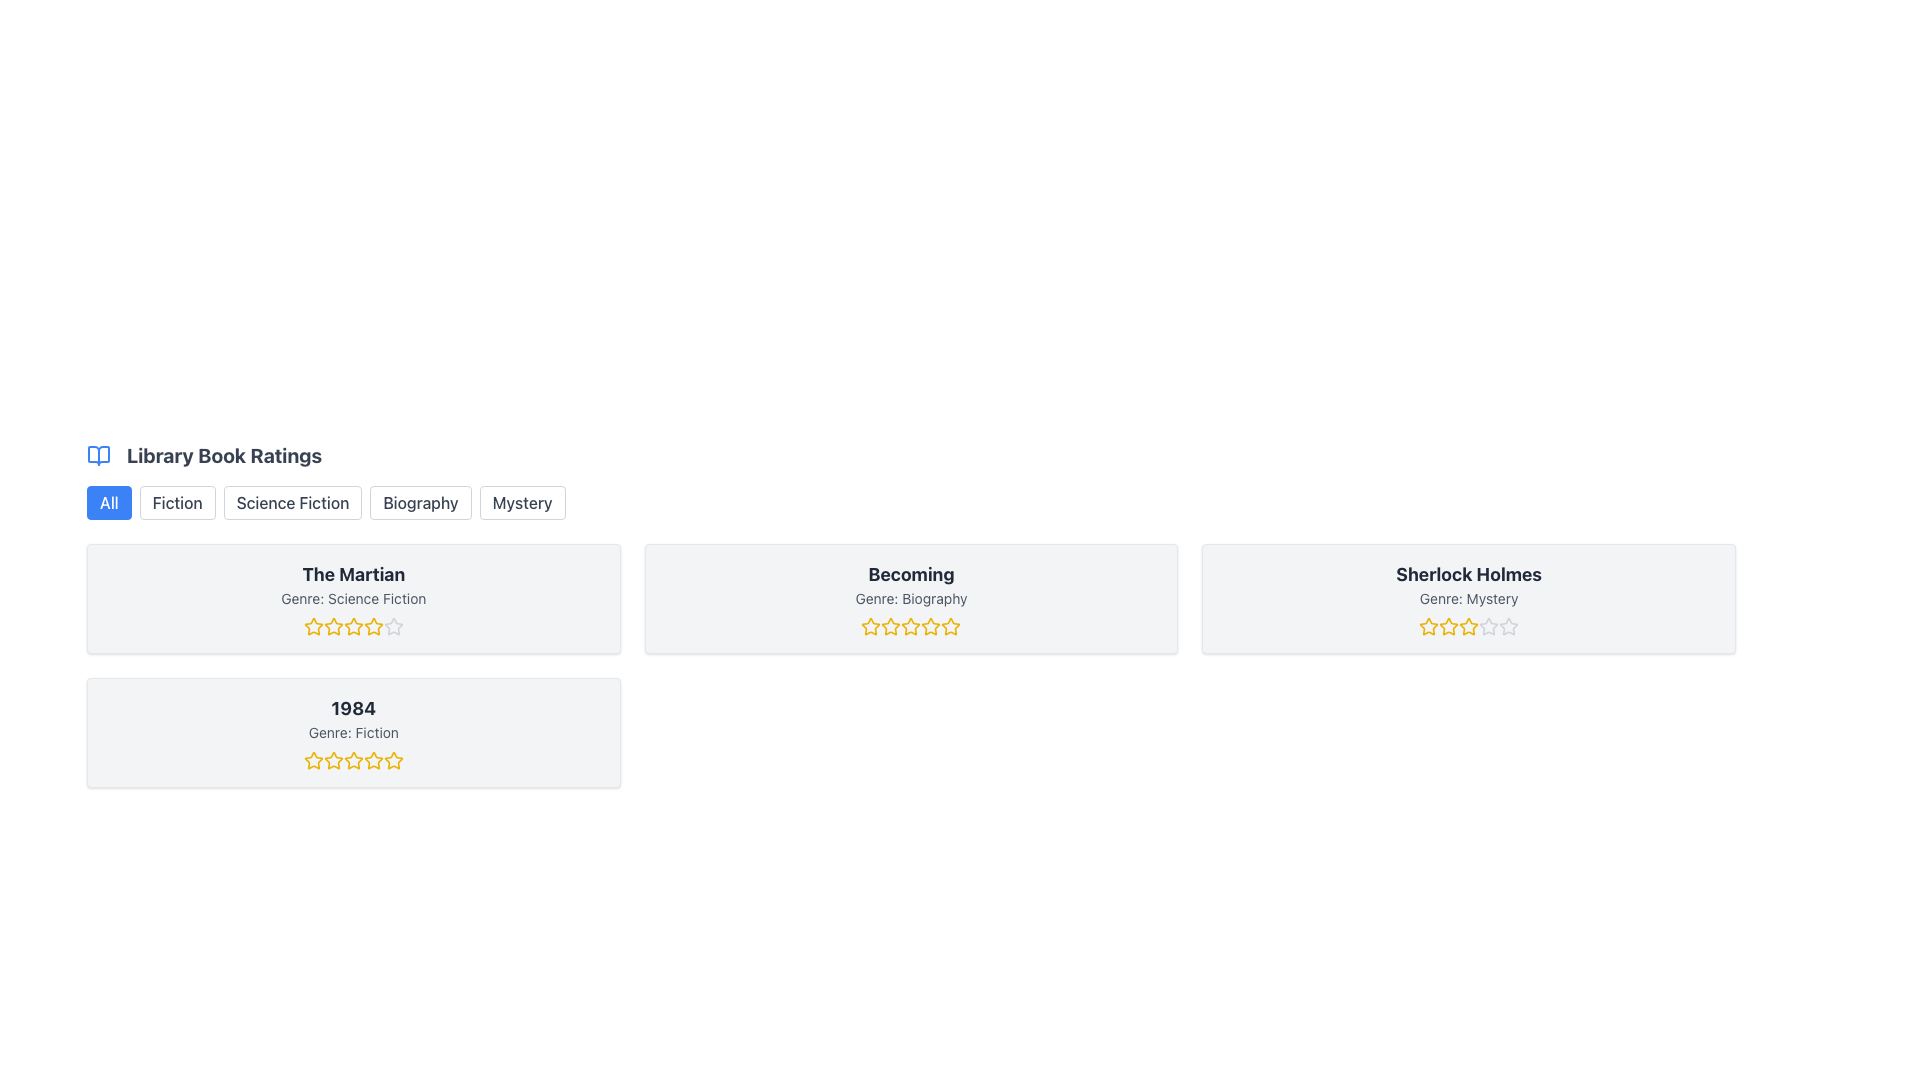  What do you see at coordinates (373, 760) in the screenshot?
I see `the fourth yellow star icon with a hollow center and black outlines, located under the '1984' book card in the rating system` at bounding box center [373, 760].